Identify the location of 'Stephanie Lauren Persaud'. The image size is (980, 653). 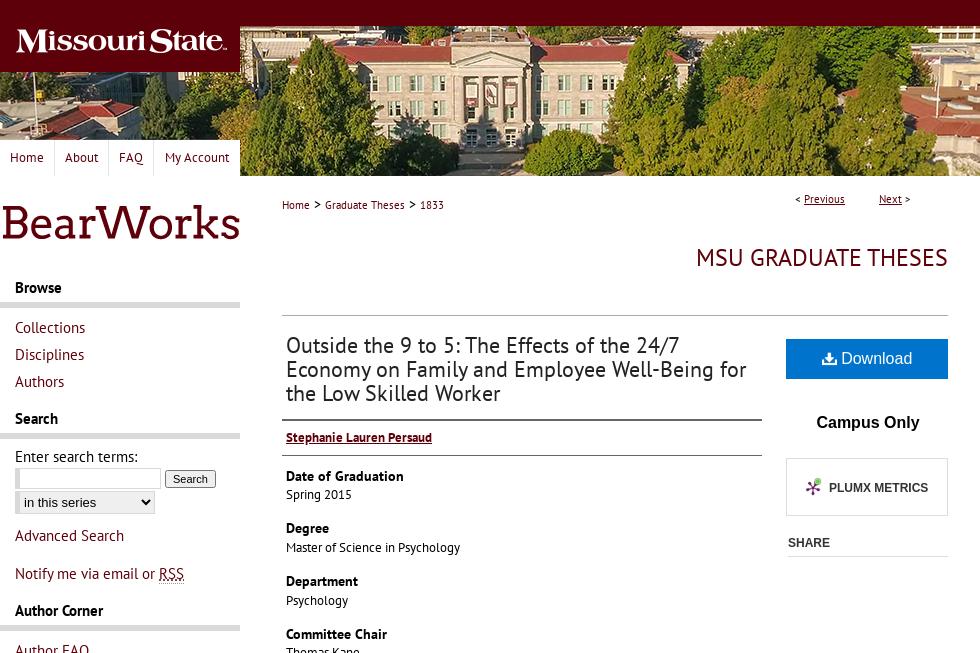
(358, 435).